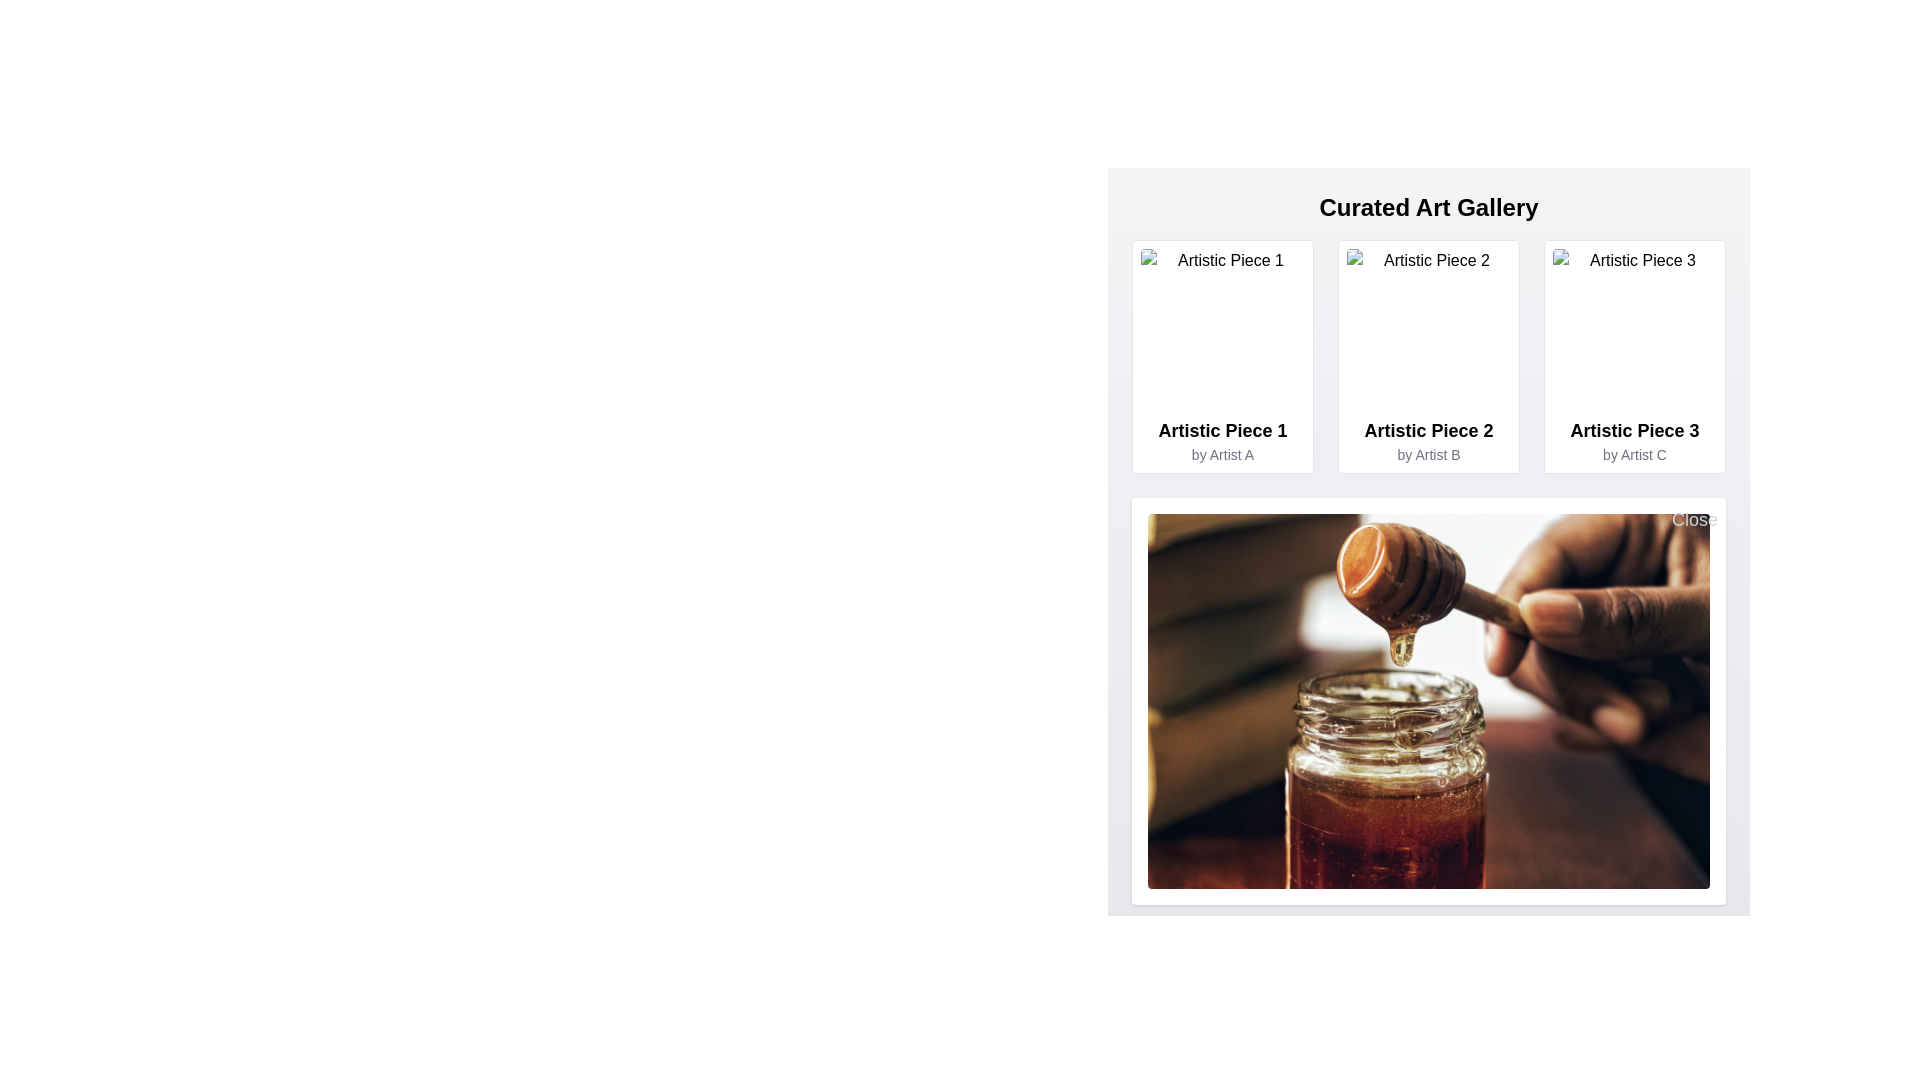 Image resolution: width=1920 pixels, height=1080 pixels. I want to click on the card element in the grid layout, so click(1428, 356).